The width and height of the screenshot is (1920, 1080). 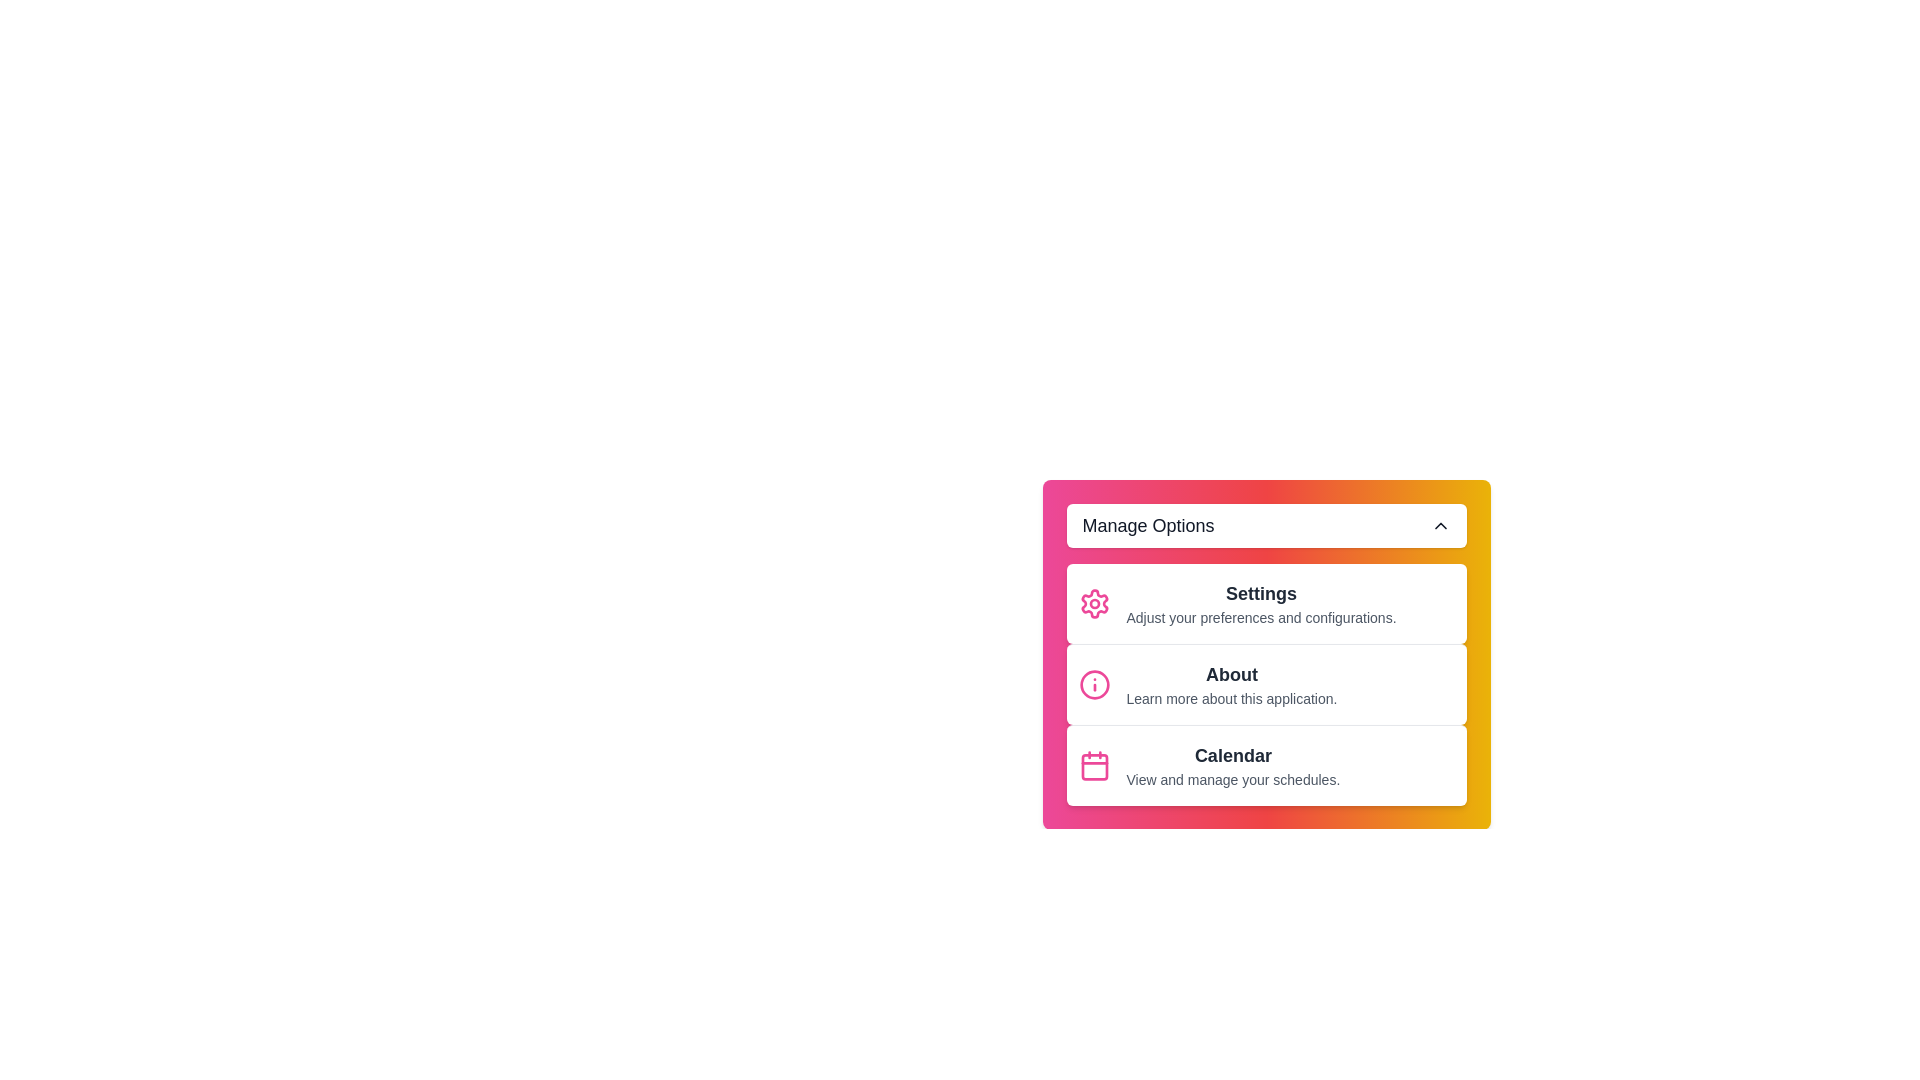 I want to click on the 'Manage Options' button to toggle the menu visibility, so click(x=1265, y=524).